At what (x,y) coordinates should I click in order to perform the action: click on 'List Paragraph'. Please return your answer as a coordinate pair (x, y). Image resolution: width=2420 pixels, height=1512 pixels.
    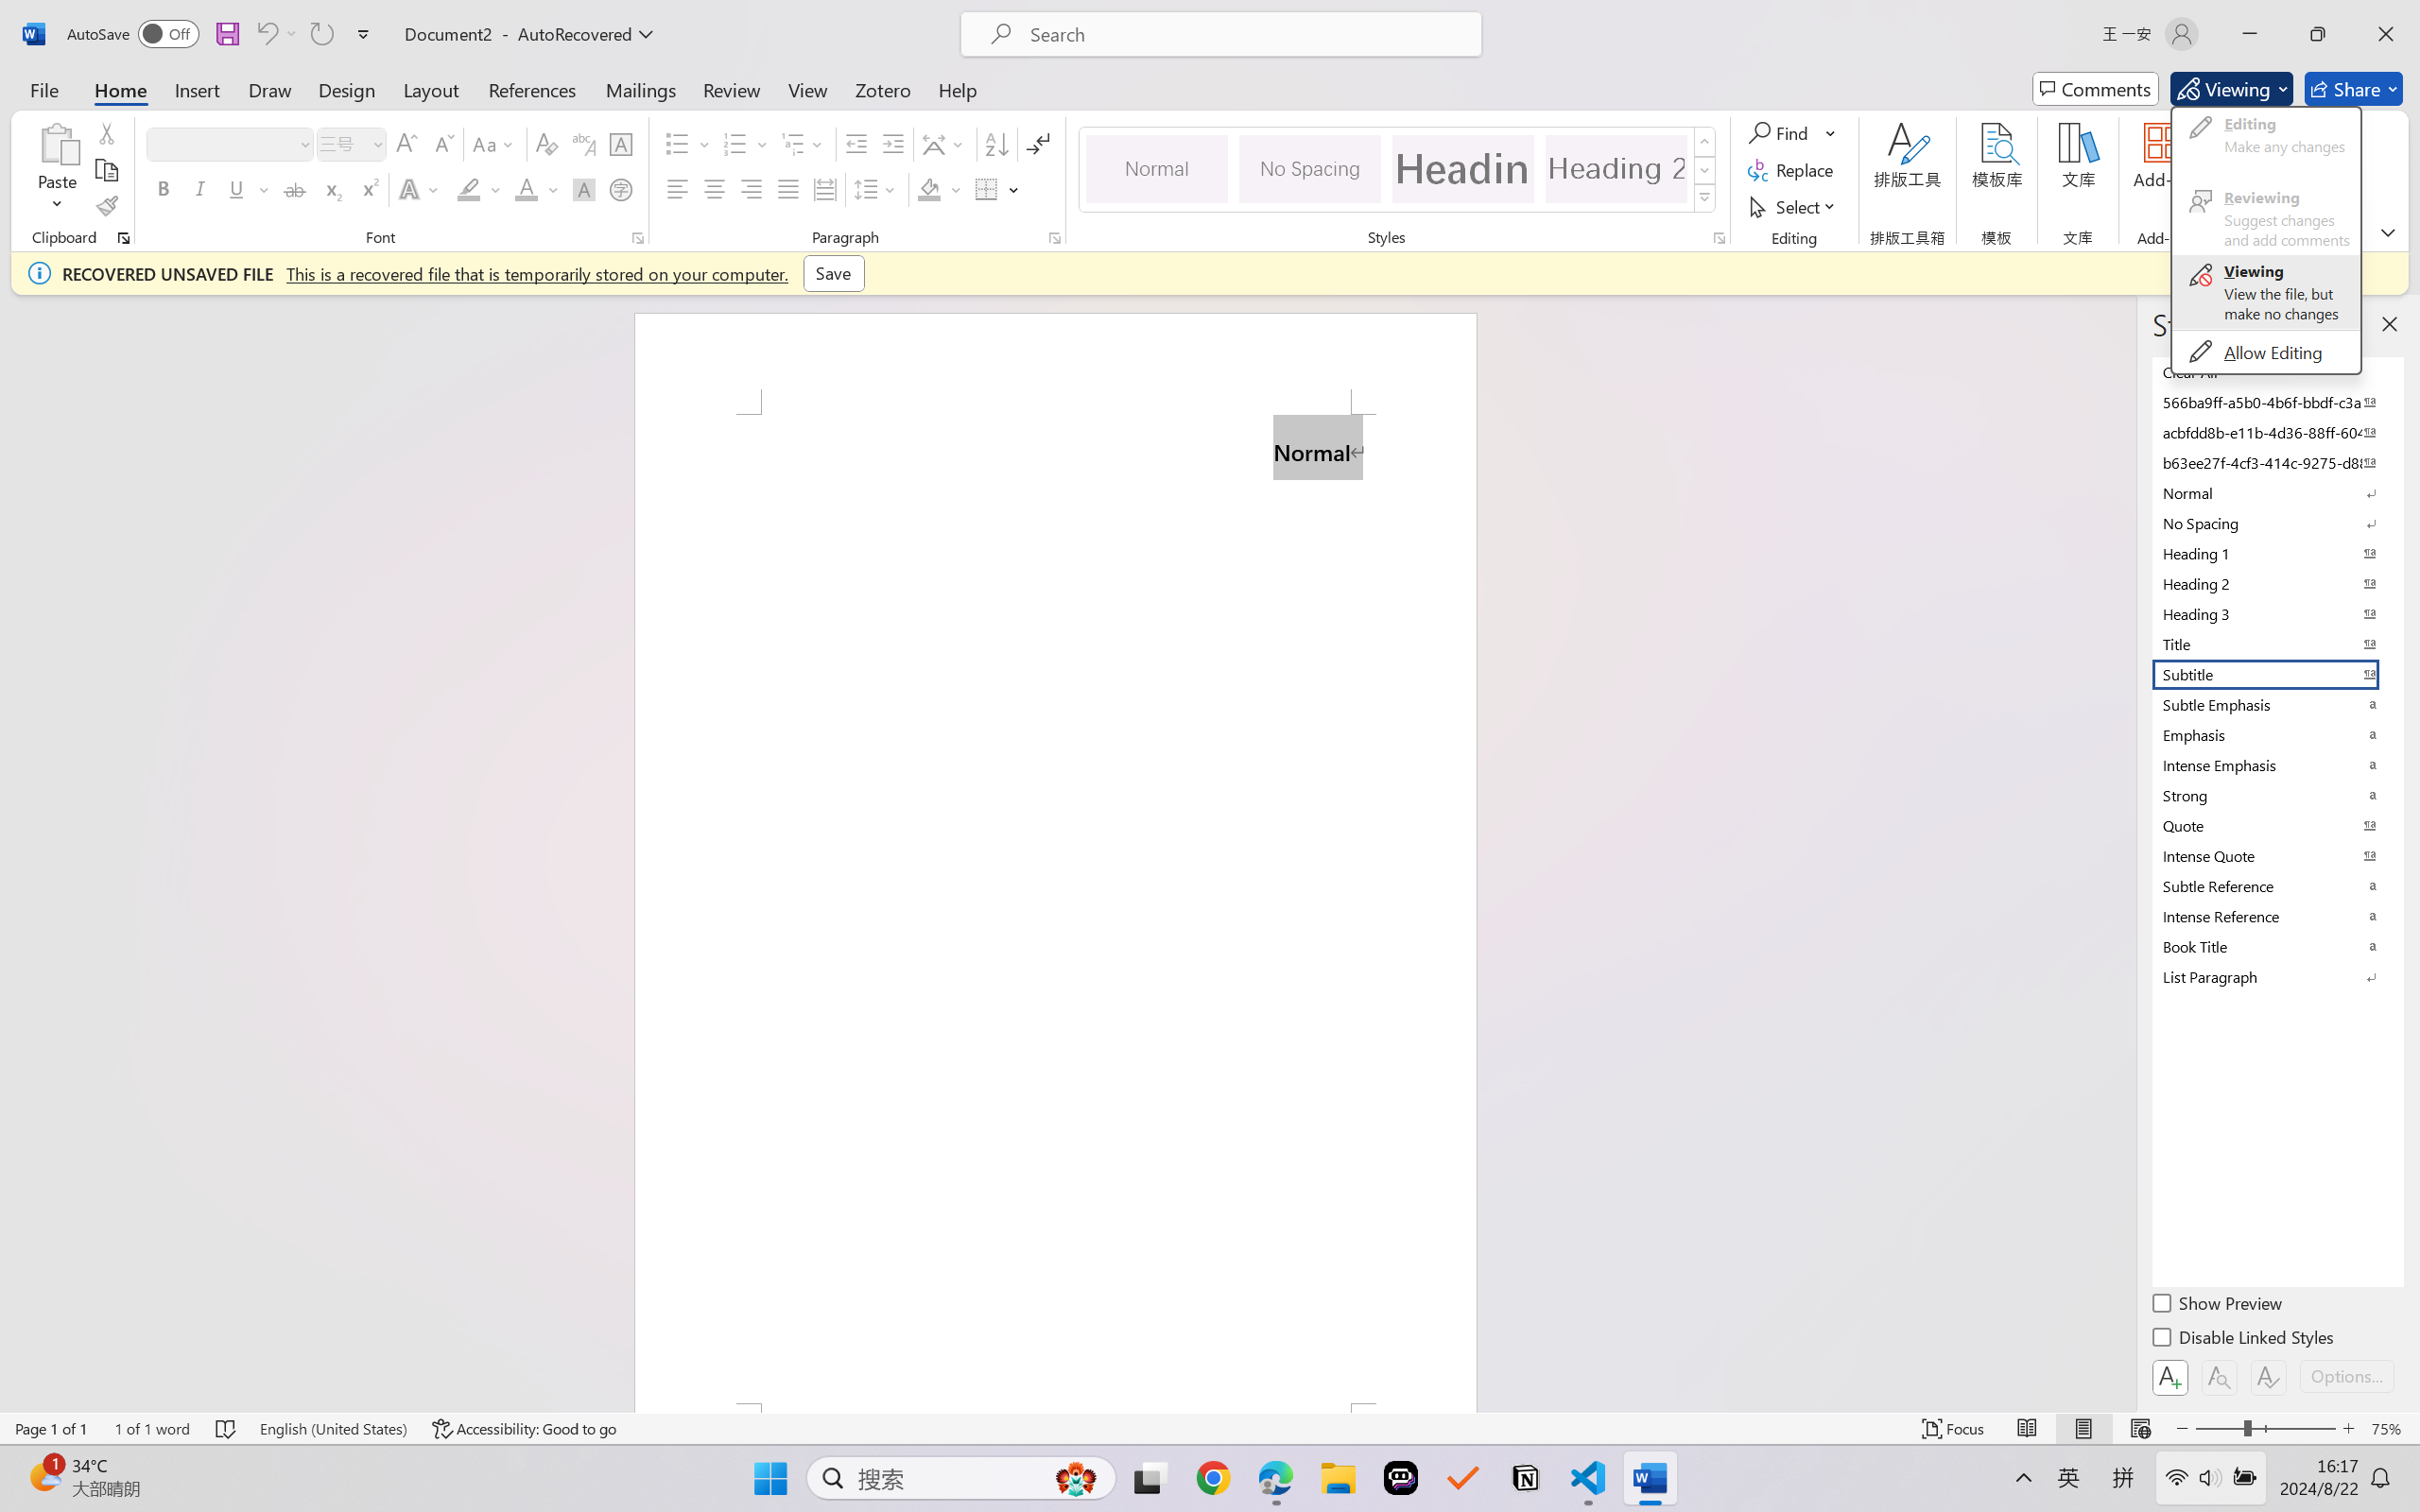
    Looking at the image, I should click on (2275, 976).